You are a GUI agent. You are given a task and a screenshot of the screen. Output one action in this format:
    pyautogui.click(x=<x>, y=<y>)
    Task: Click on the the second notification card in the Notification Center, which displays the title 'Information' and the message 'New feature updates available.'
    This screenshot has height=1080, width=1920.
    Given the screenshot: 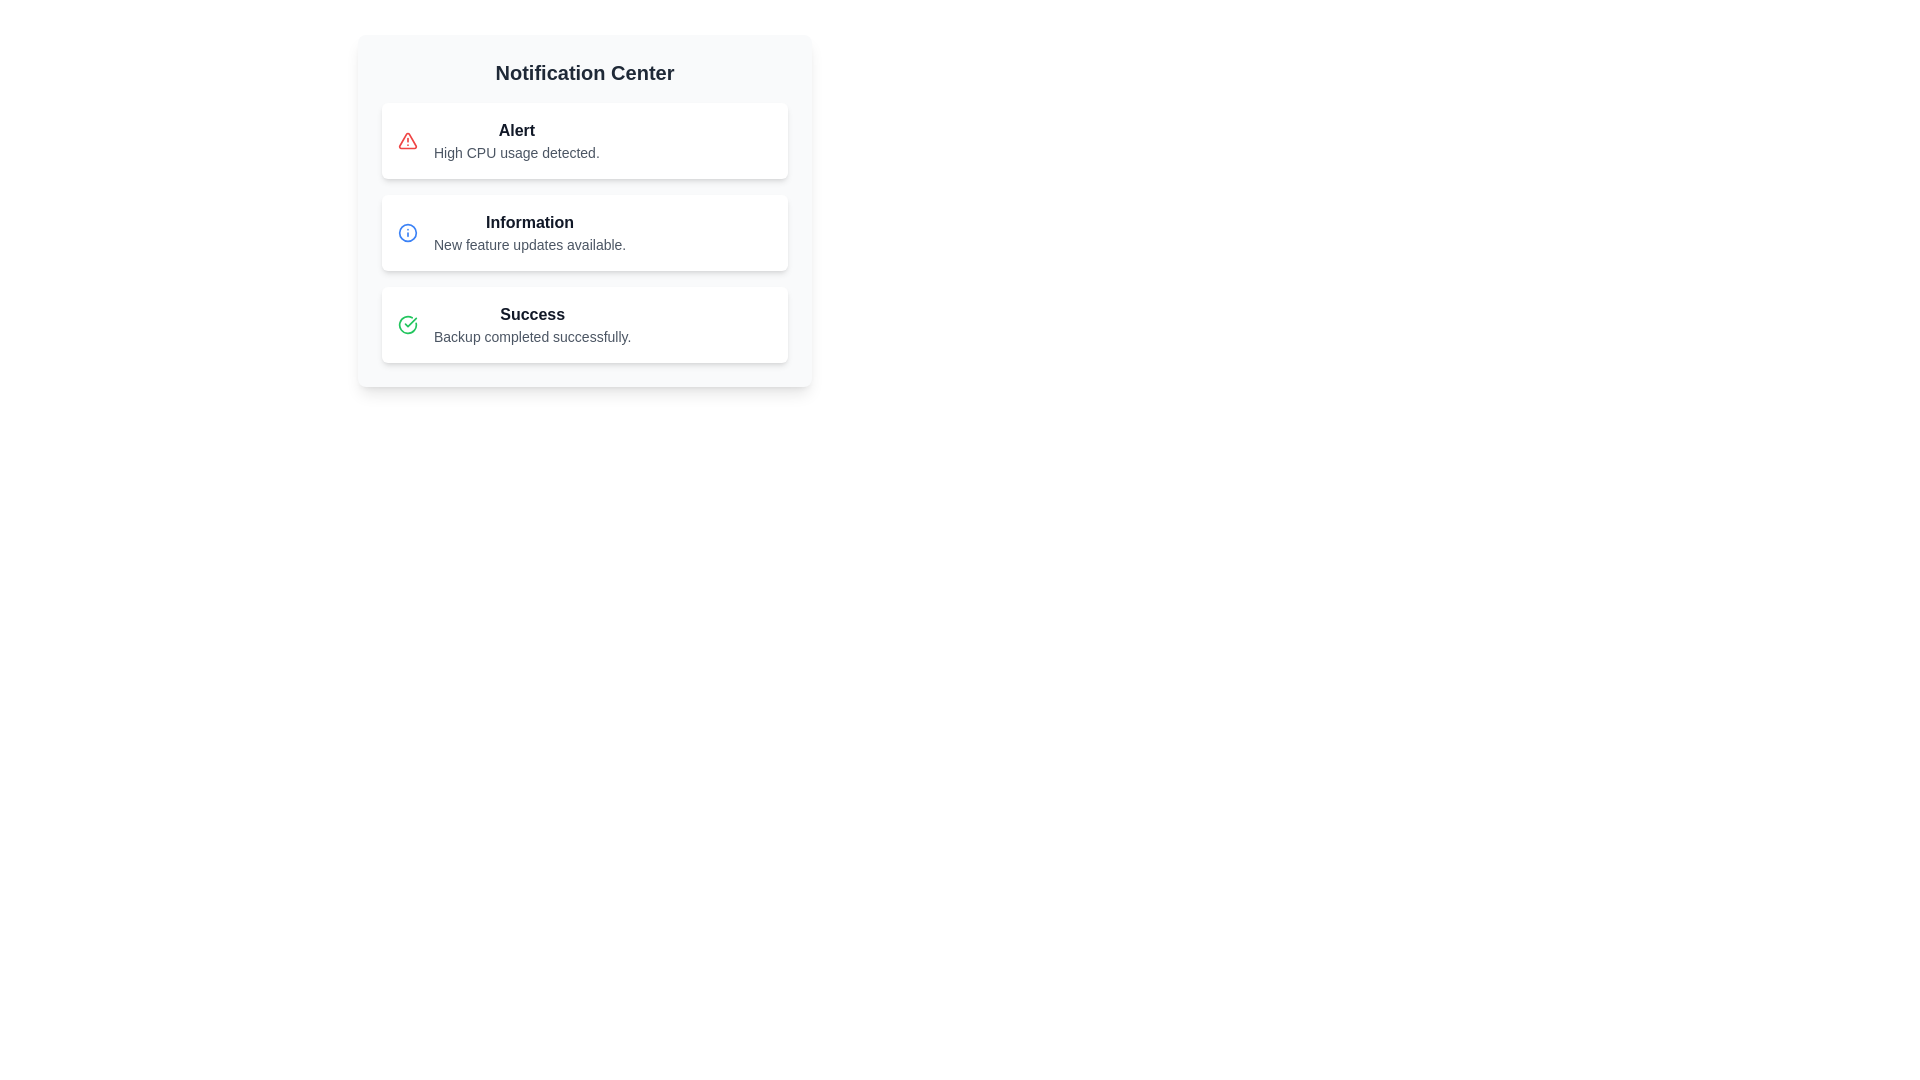 What is the action you would take?
    pyautogui.click(x=584, y=211)
    